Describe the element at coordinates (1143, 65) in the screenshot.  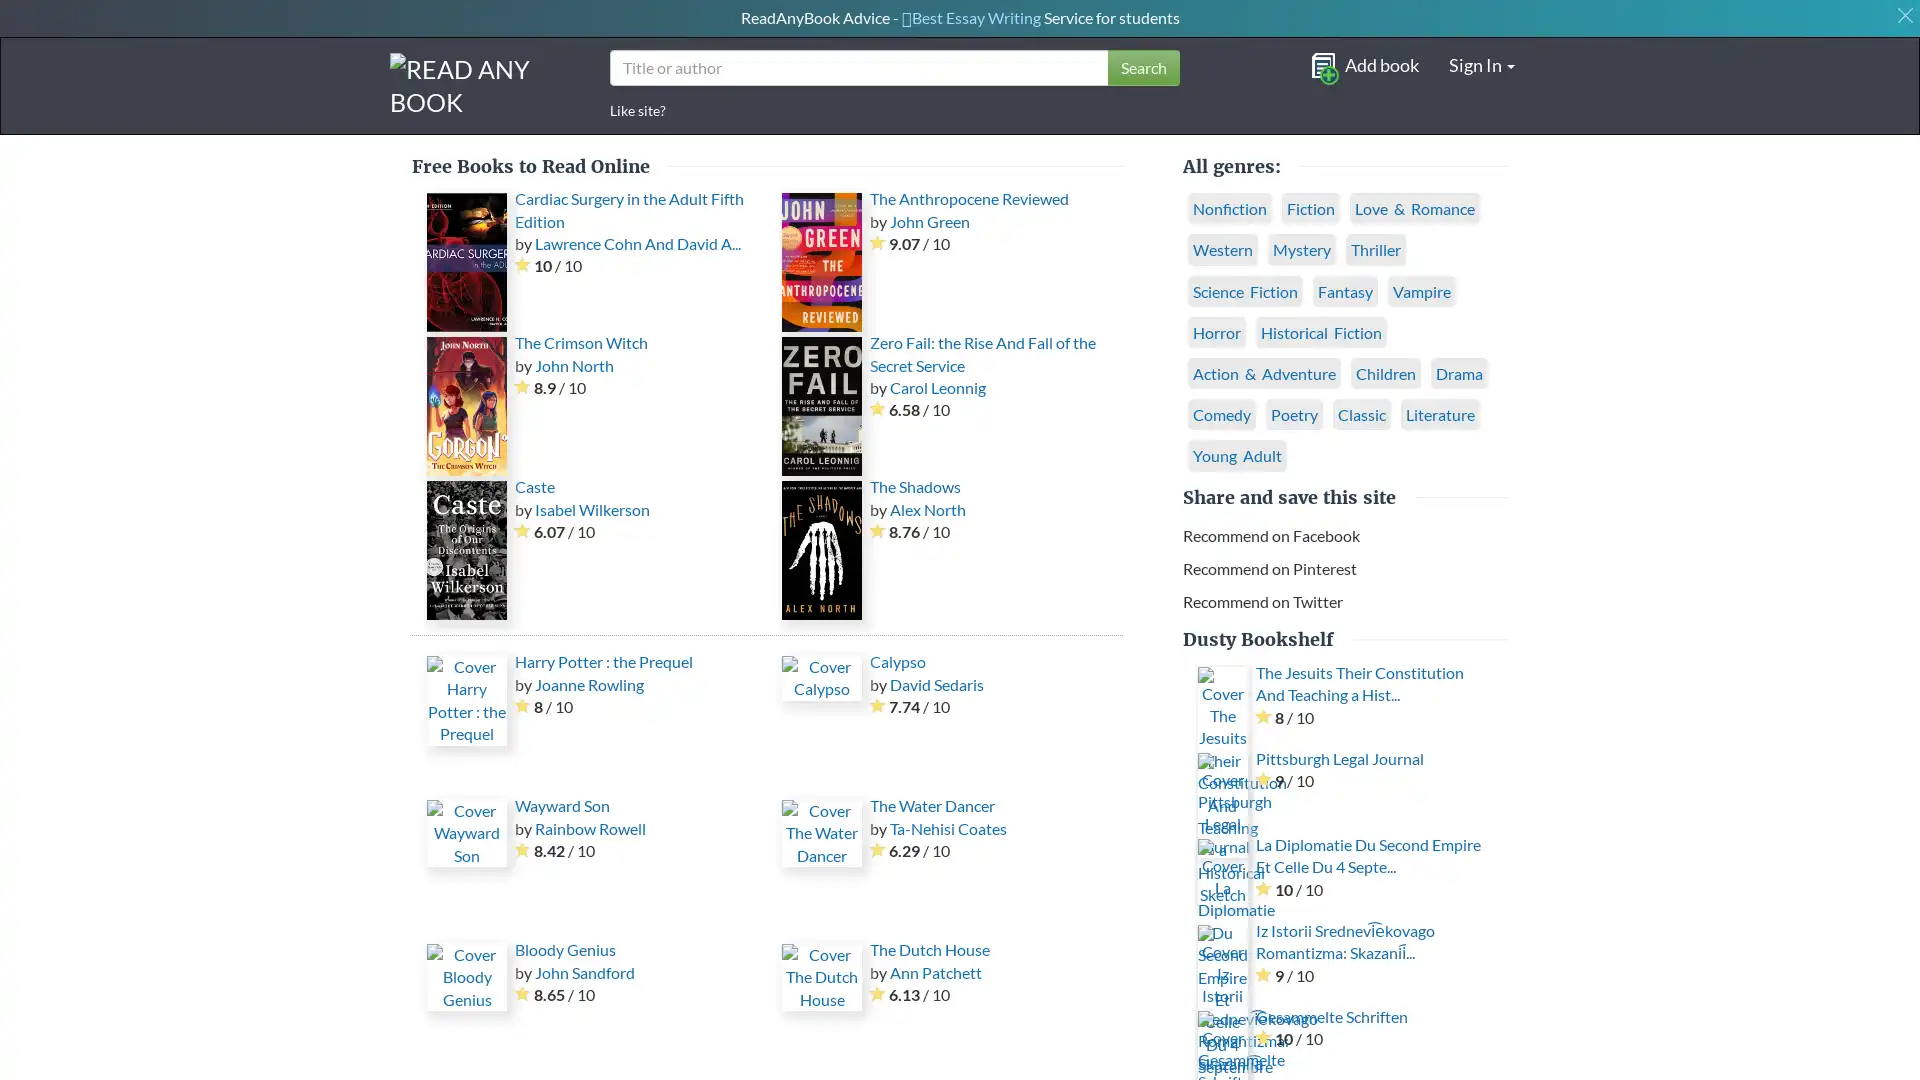
I see `Search` at that location.